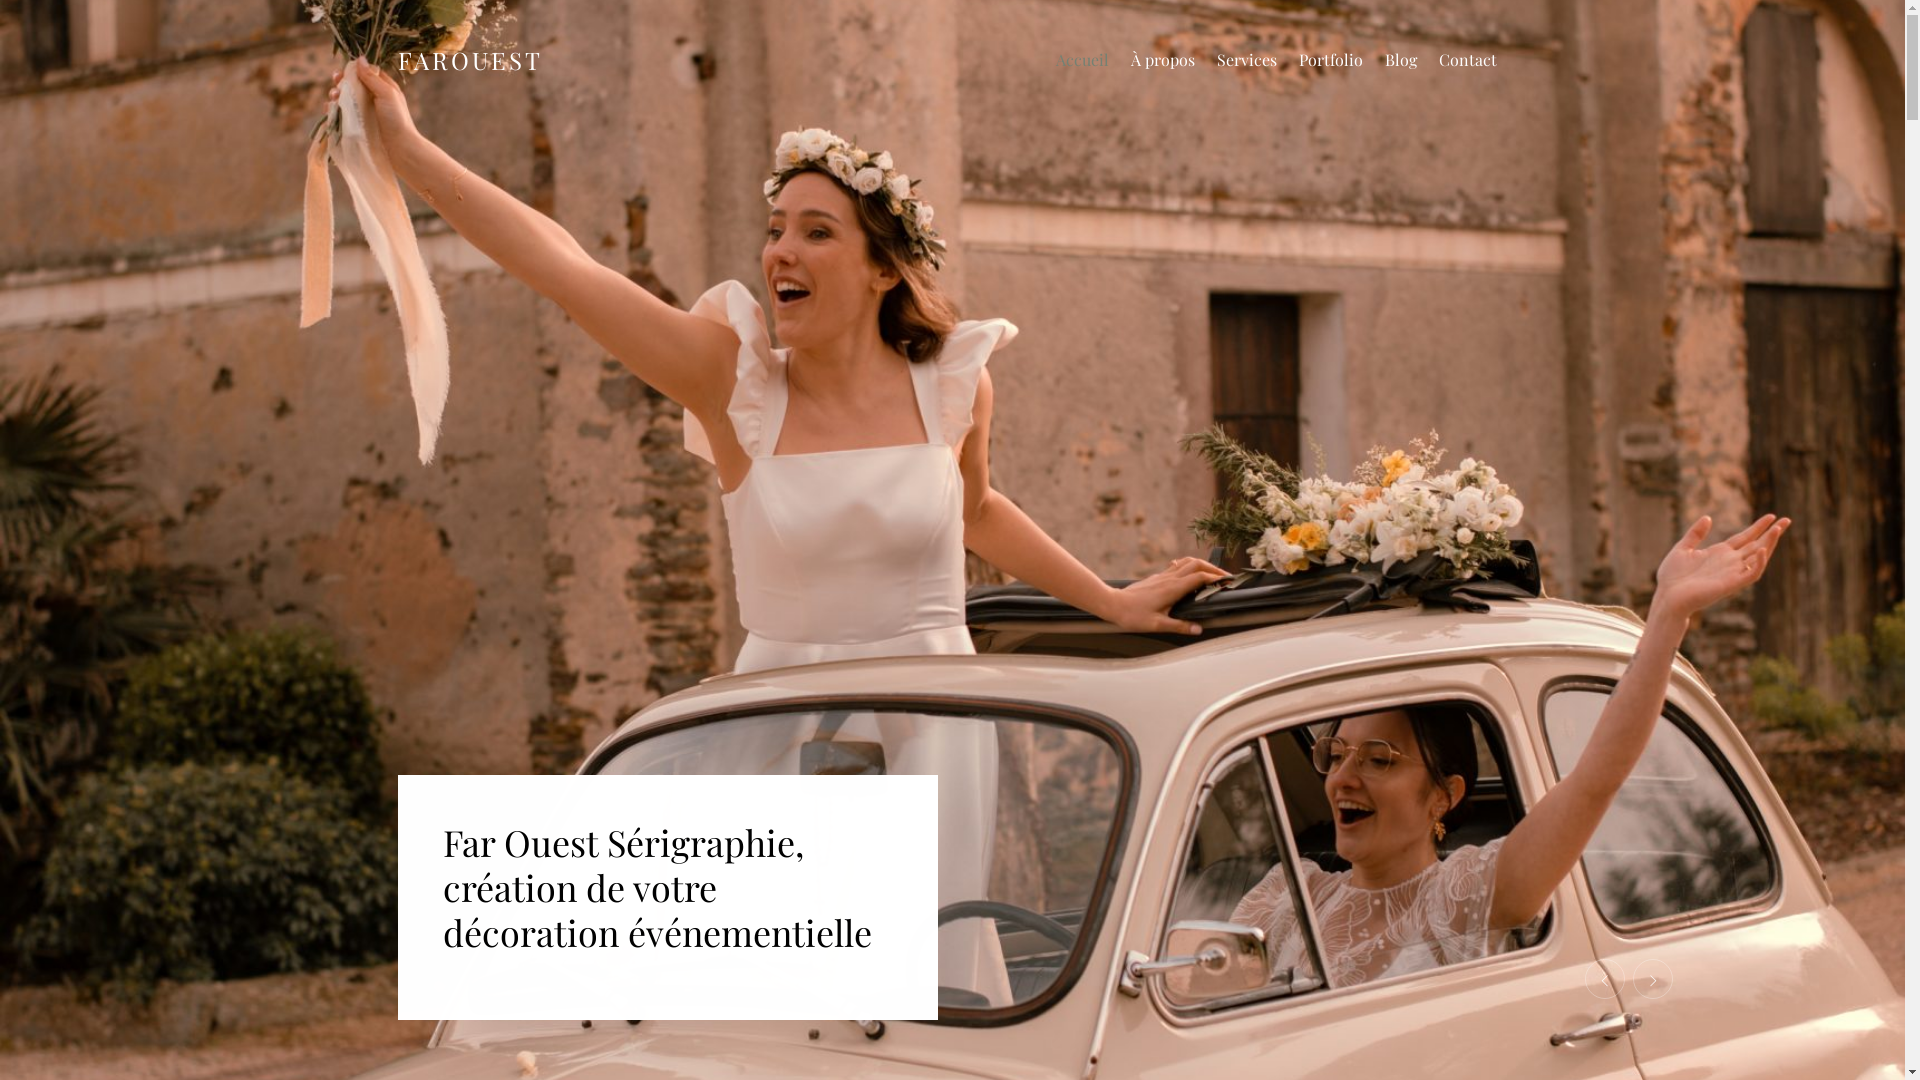  What do you see at coordinates (1081, 59) in the screenshot?
I see `'Accueil'` at bounding box center [1081, 59].